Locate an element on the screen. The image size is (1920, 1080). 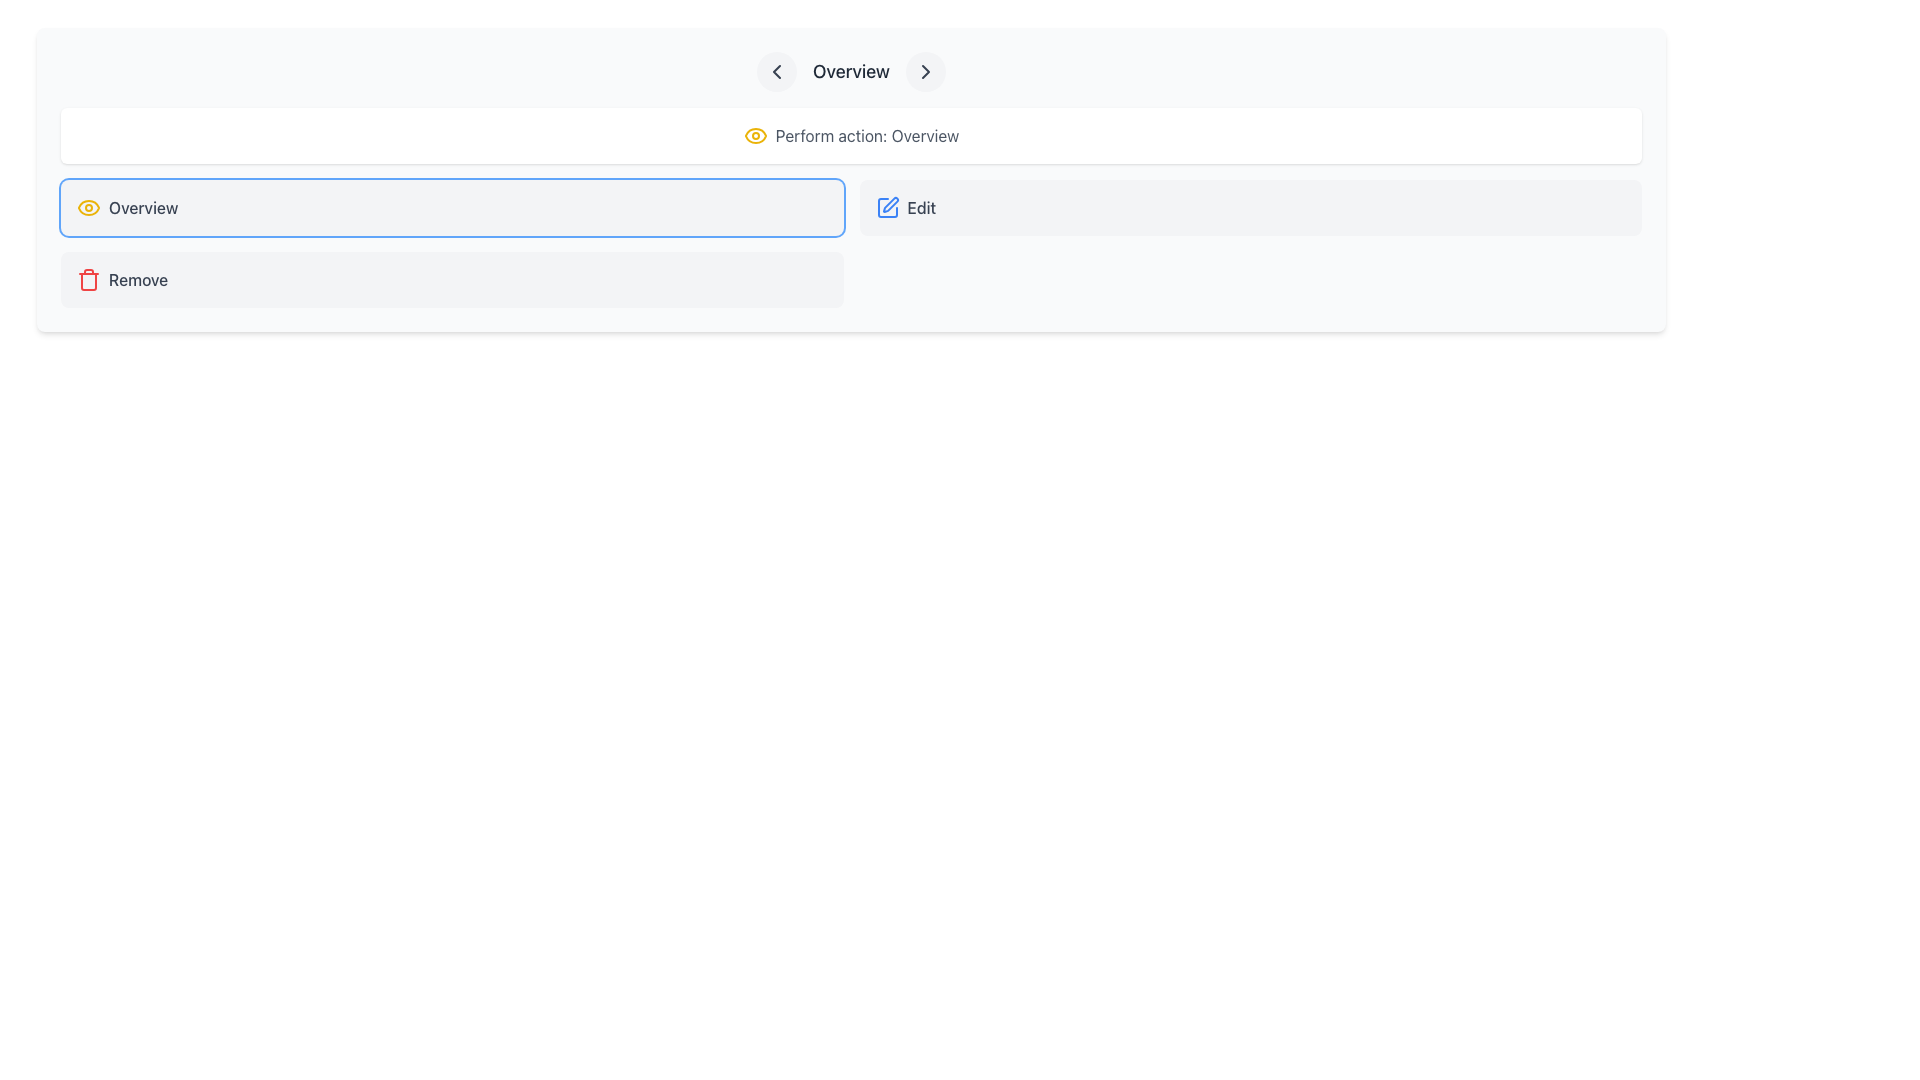
the Informational Text with Icon that serves as a status indicator related to 'Overview', positioned centrally below the main title is located at coordinates (851, 135).